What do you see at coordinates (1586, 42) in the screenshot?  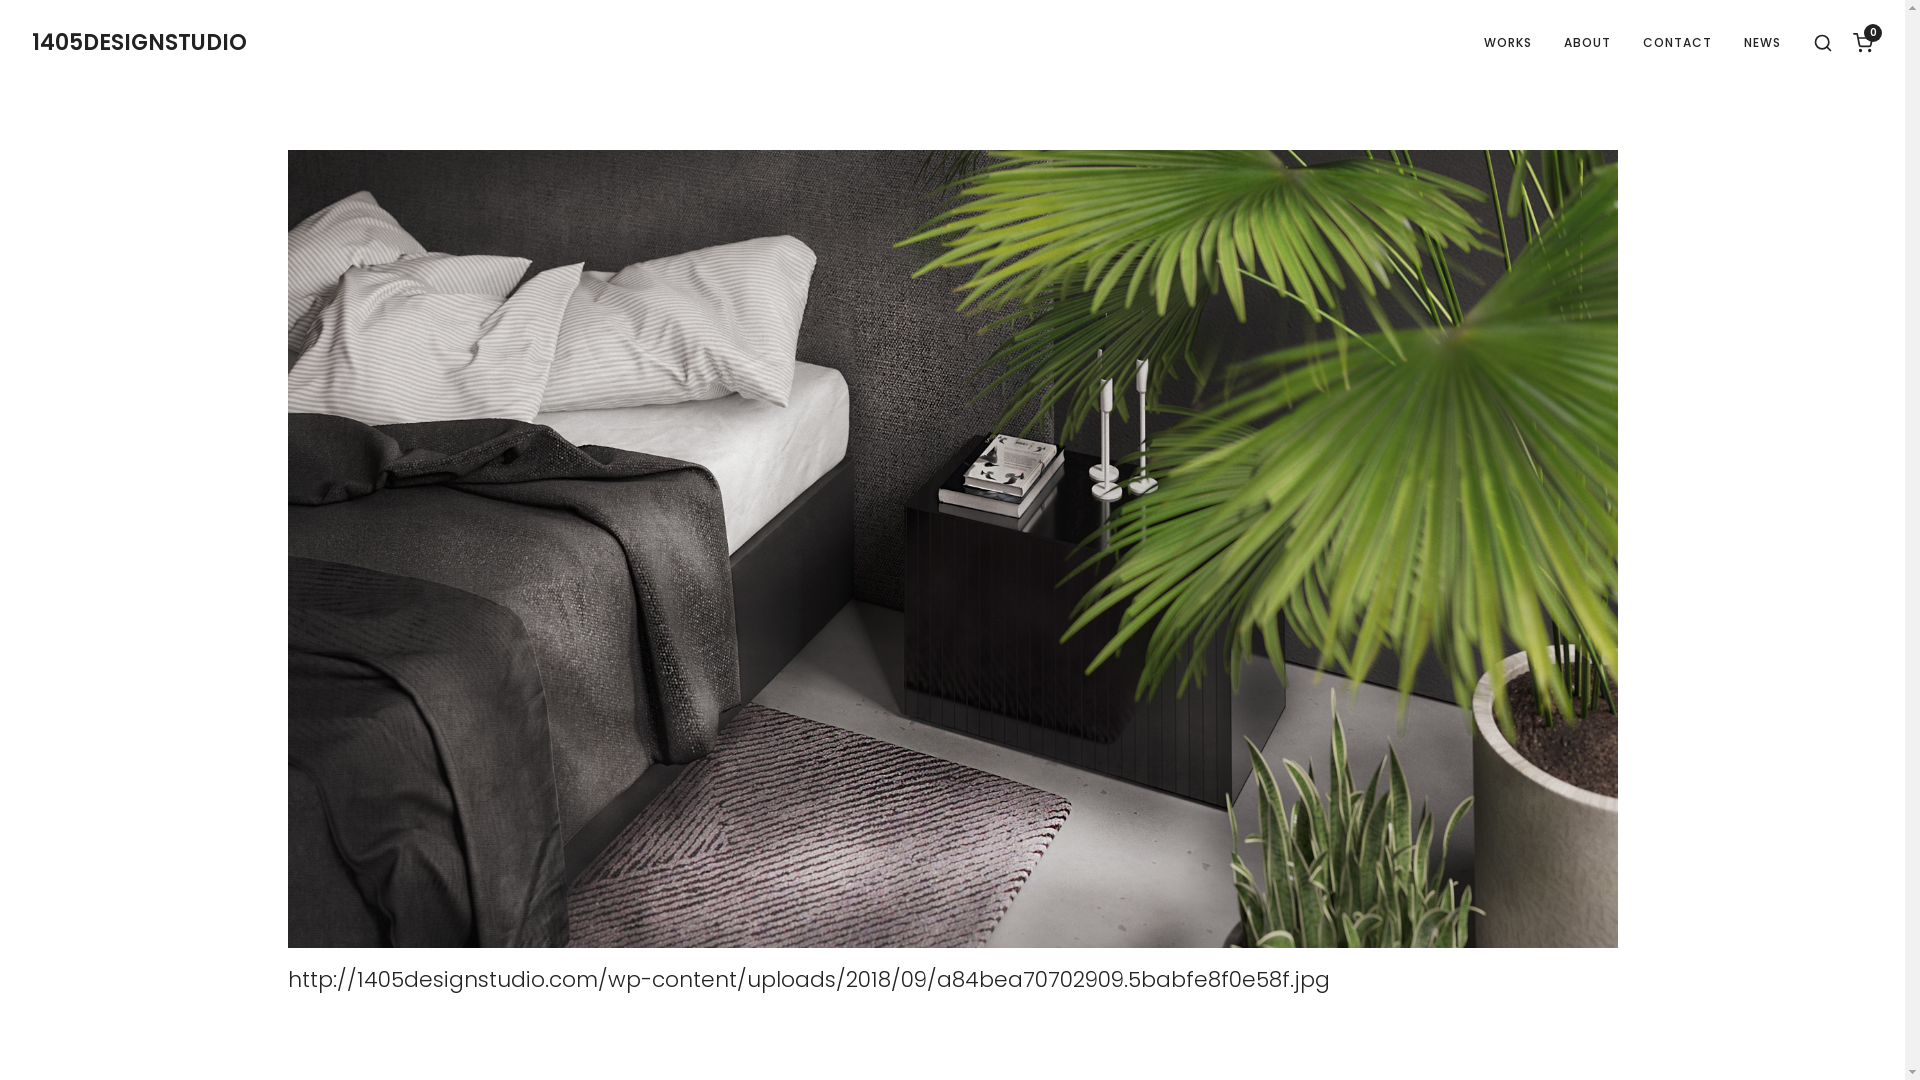 I see `'ABOUT'` at bounding box center [1586, 42].